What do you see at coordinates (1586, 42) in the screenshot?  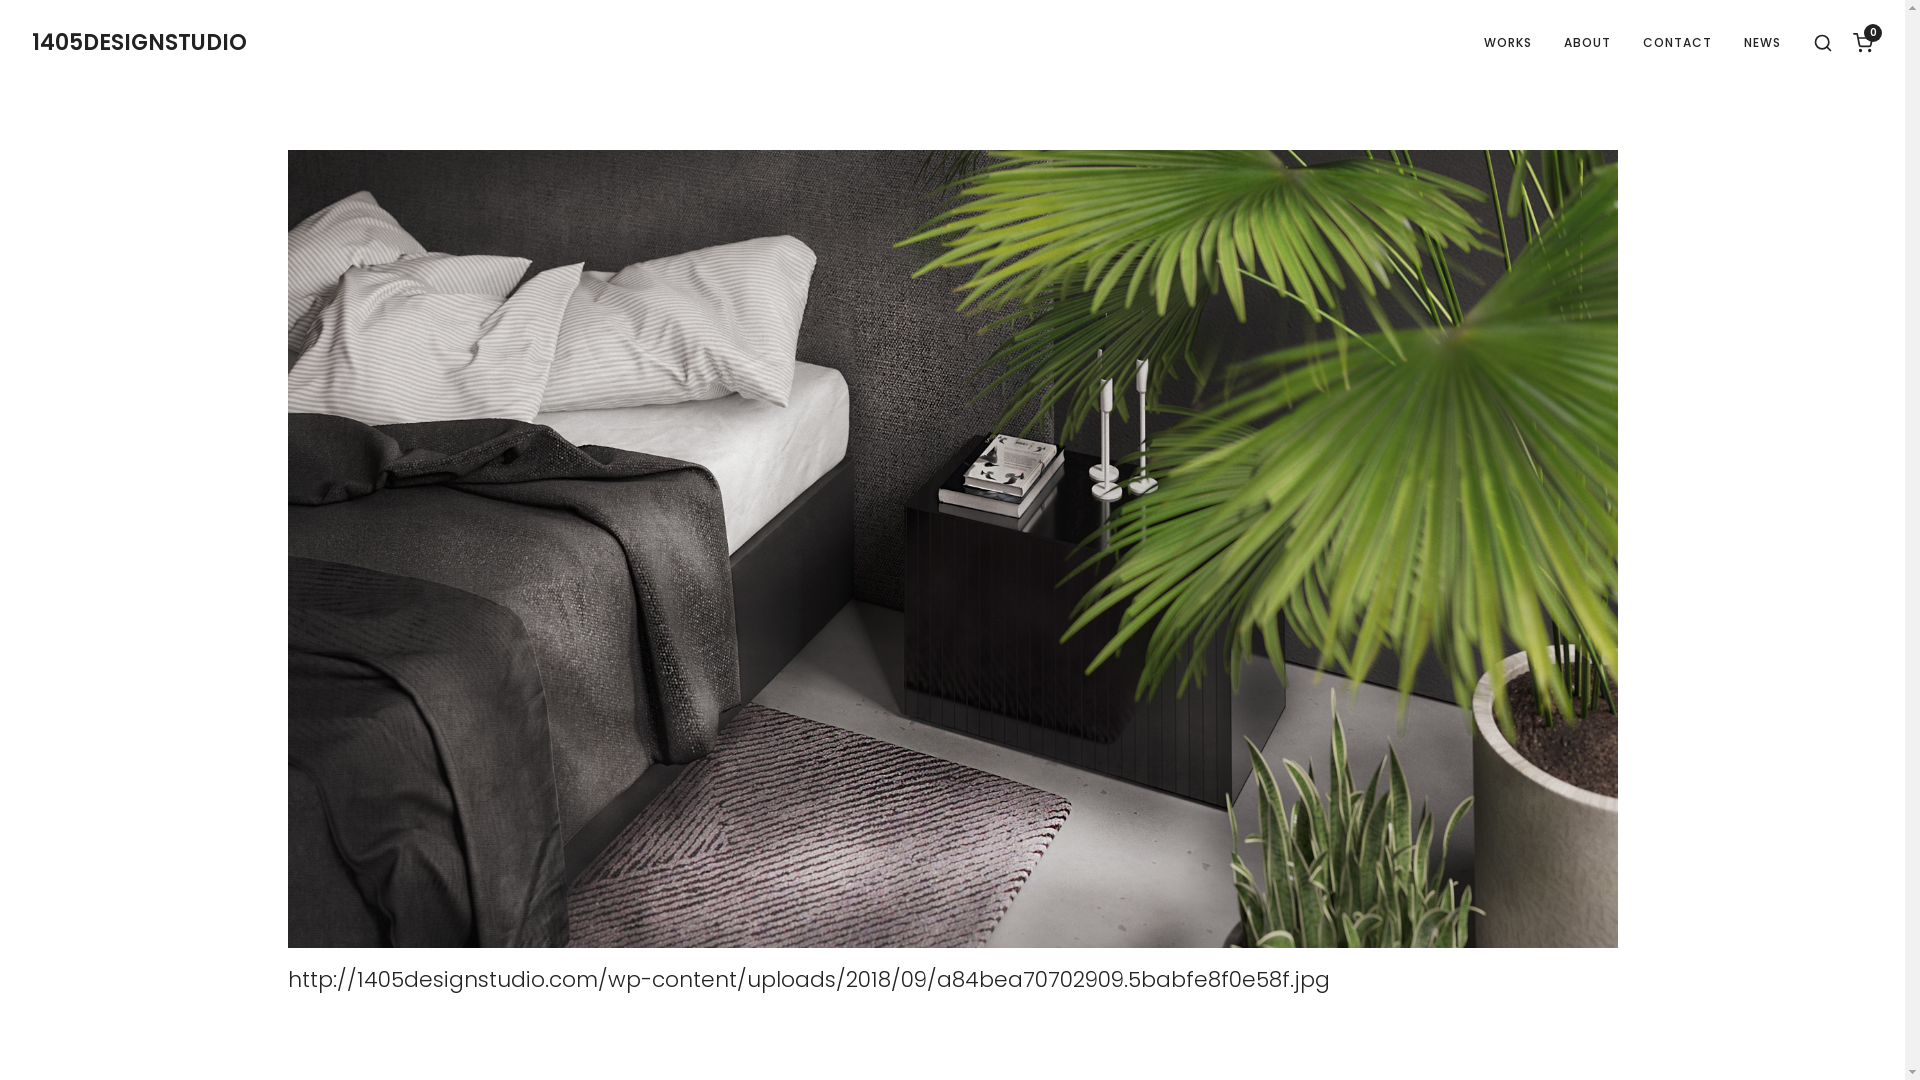 I see `'ABOUT'` at bounding box center [1586, 42].